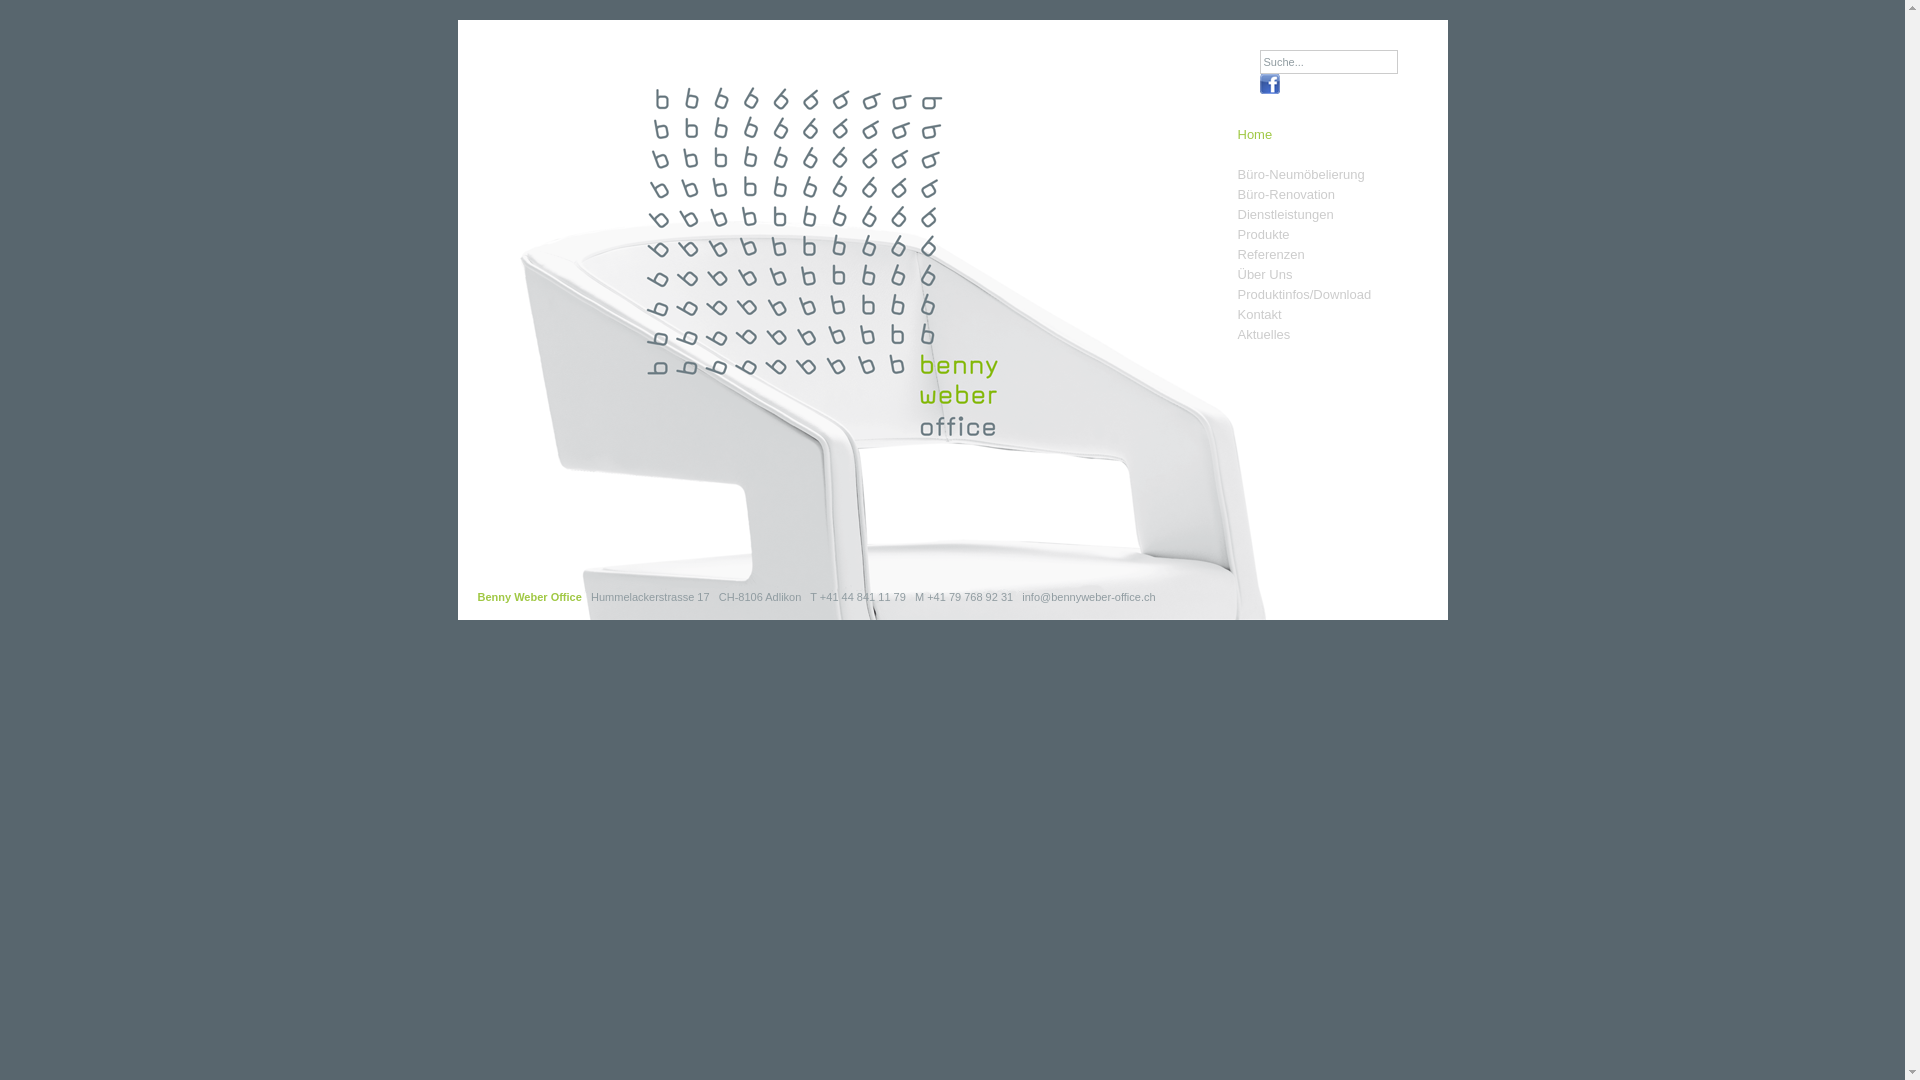 This screenshot has width=1920, height=1080. I want to click on 'Produktinfos/Download', so click(1305, 294).